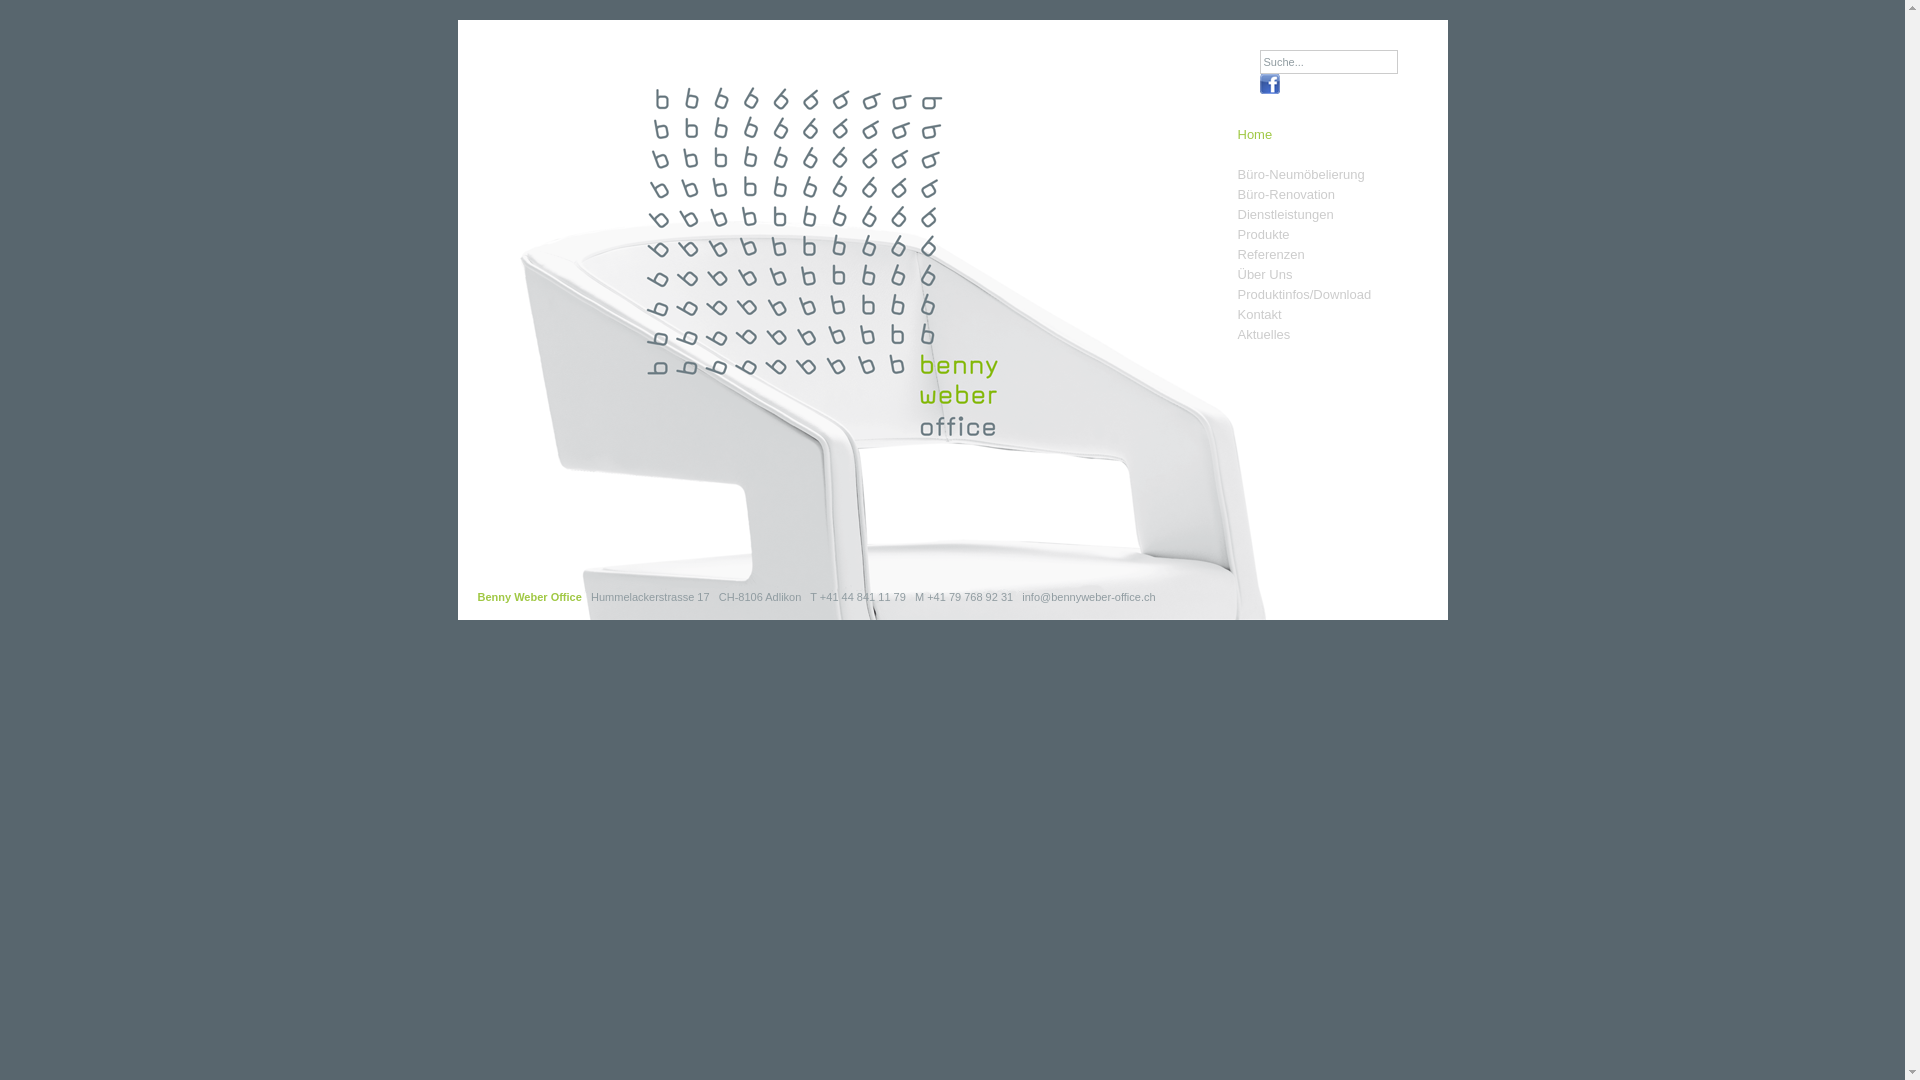 This screenshot has width=1920, height=1080. I want to click on 'Produktinfos/Download', so click(1305, 294).